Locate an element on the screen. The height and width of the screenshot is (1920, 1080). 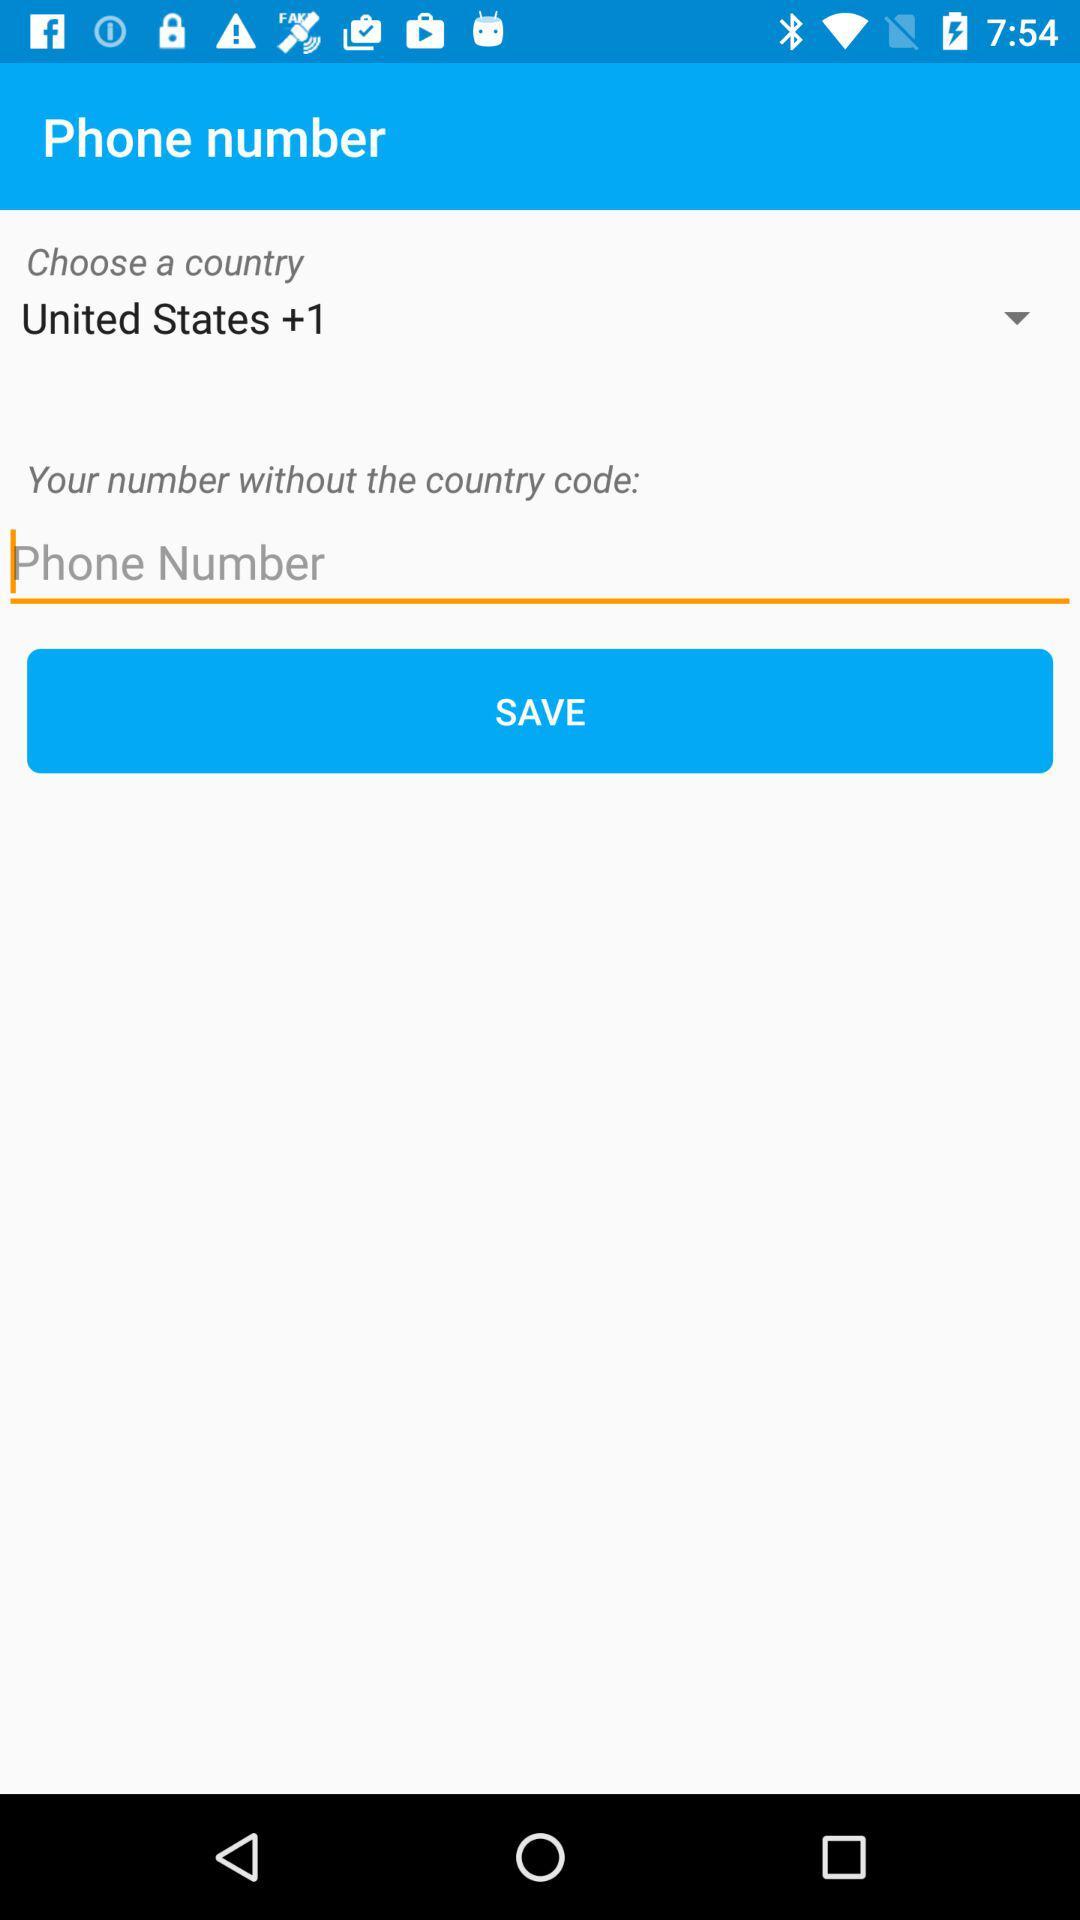
type your phone number is located at coordinates (540, 561).